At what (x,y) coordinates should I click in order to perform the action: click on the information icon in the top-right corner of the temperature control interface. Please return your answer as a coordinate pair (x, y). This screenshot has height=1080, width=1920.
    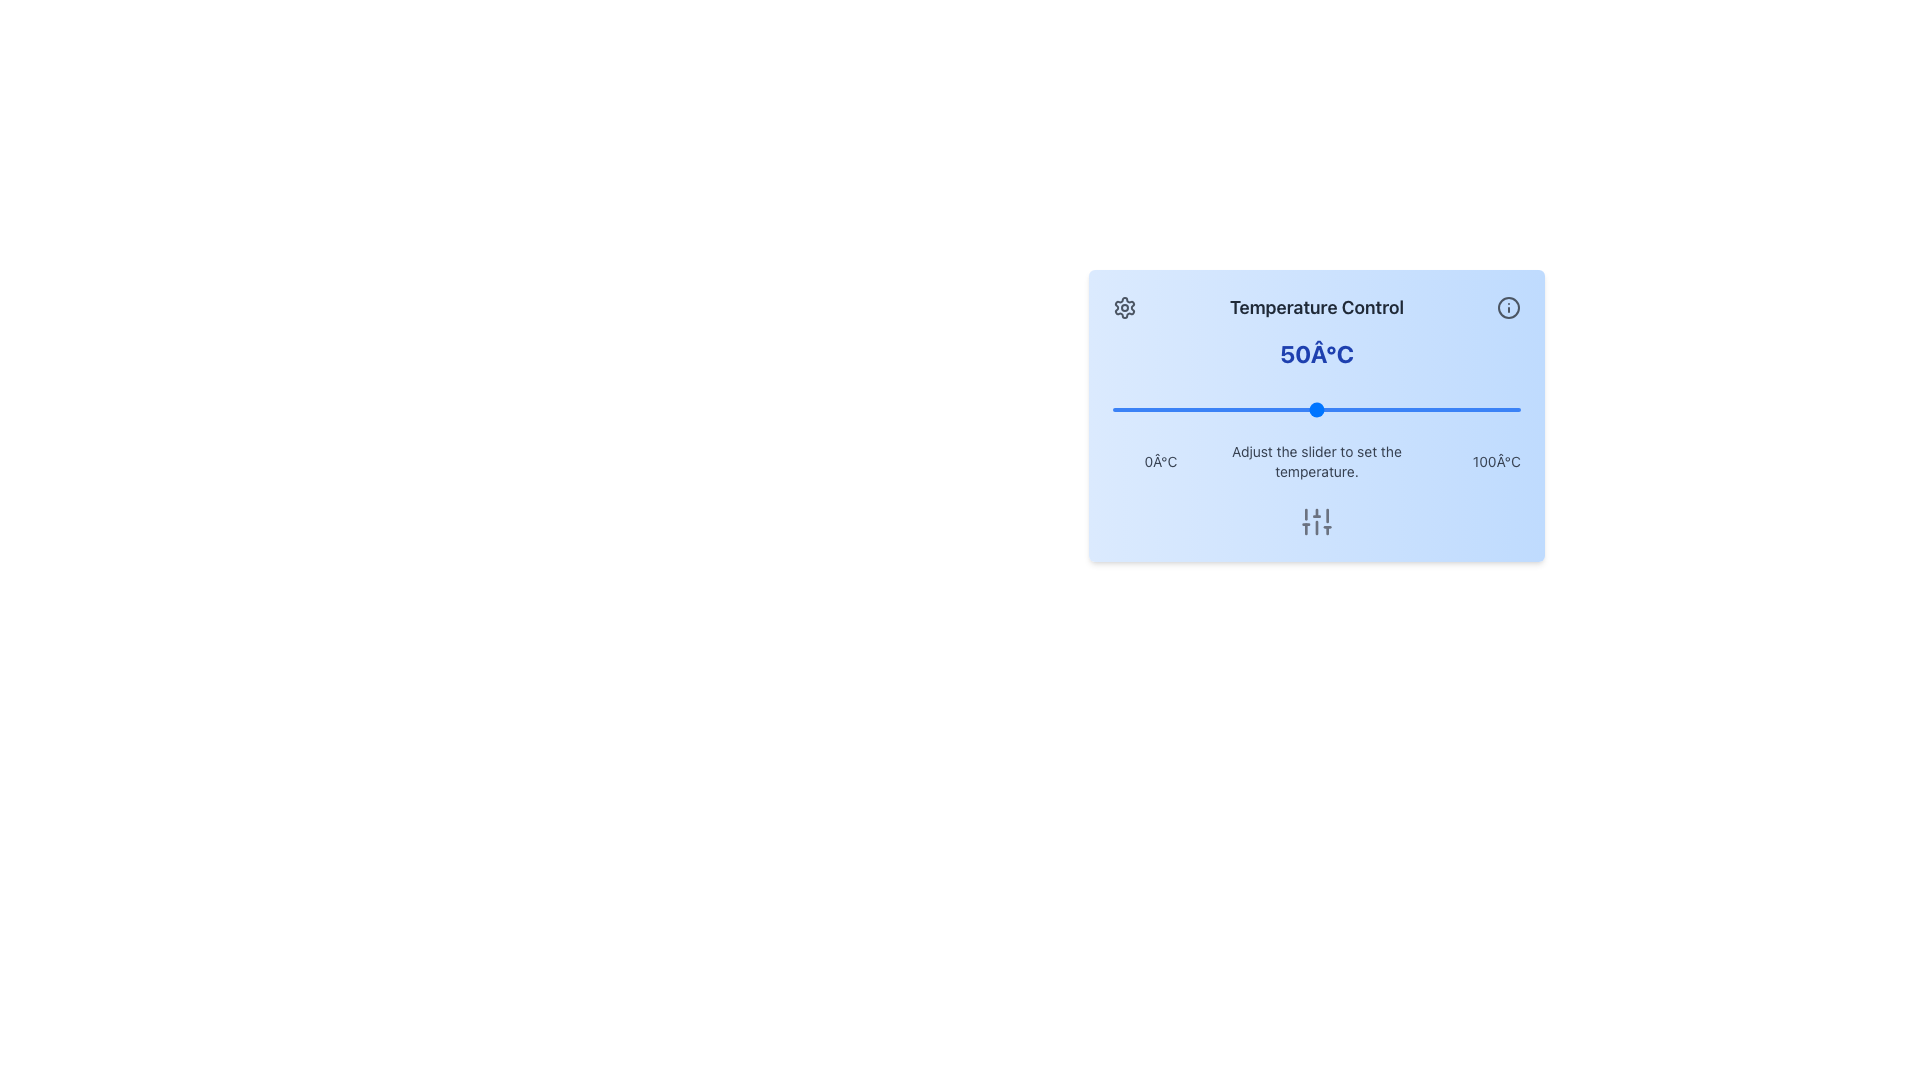
    Looking at the image, I should click on (1508, 308).